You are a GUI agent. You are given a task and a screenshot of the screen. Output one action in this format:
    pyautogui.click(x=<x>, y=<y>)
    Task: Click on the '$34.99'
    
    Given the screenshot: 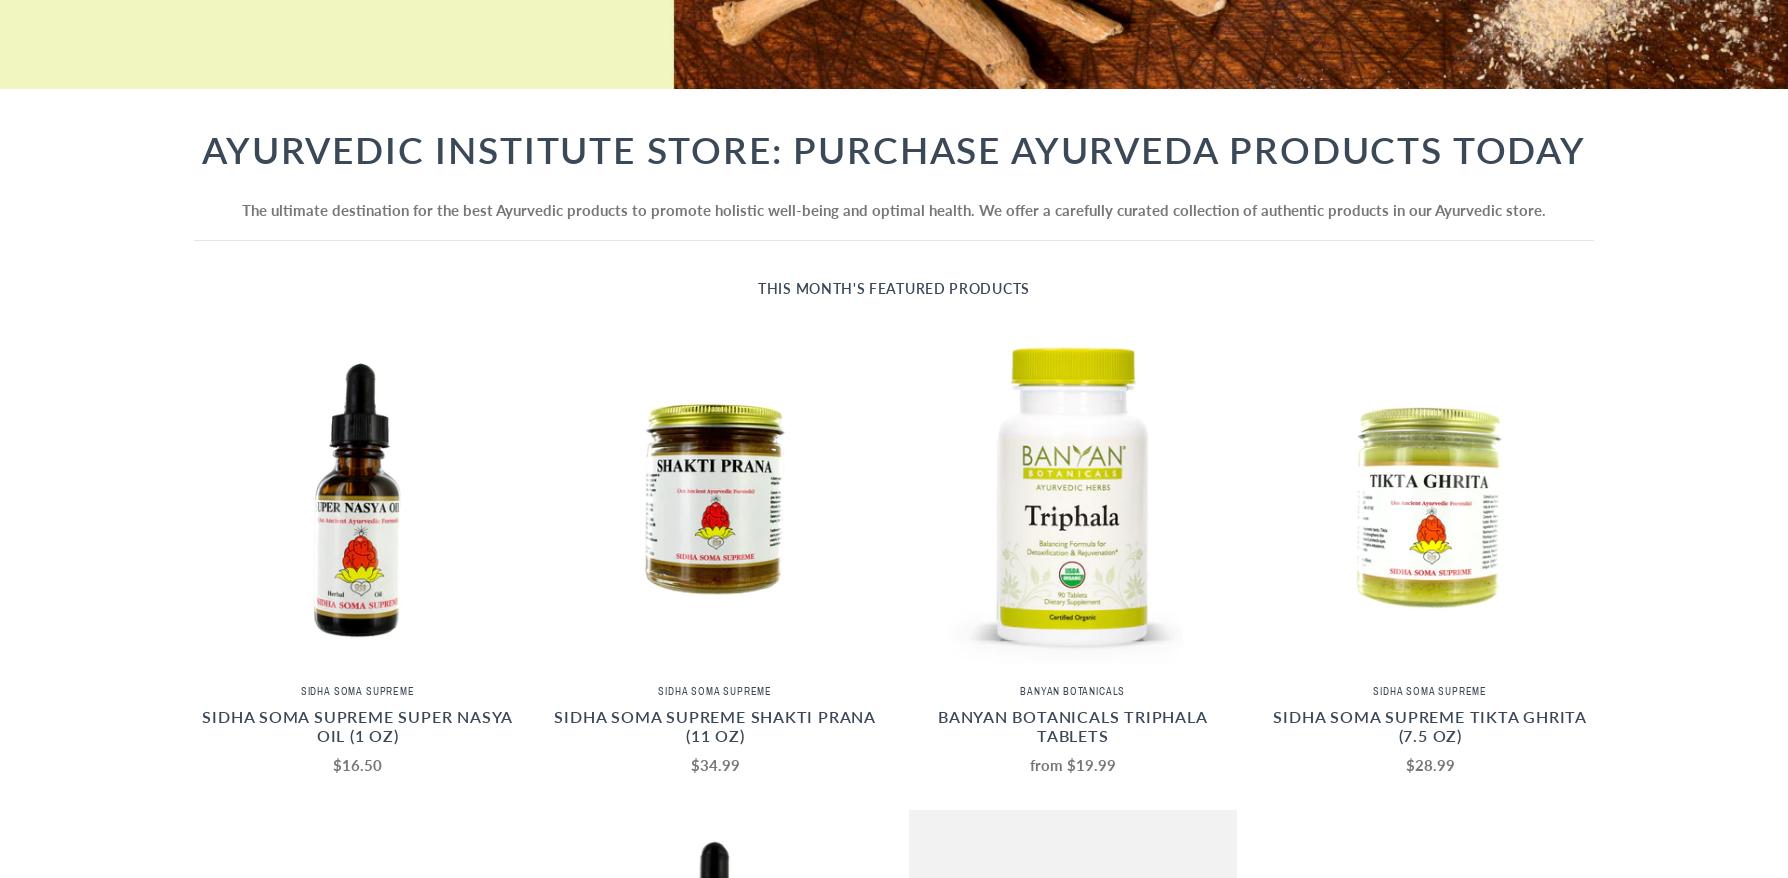 What is the action you would take?
    pyautogui.click(x=688, y=764)
    